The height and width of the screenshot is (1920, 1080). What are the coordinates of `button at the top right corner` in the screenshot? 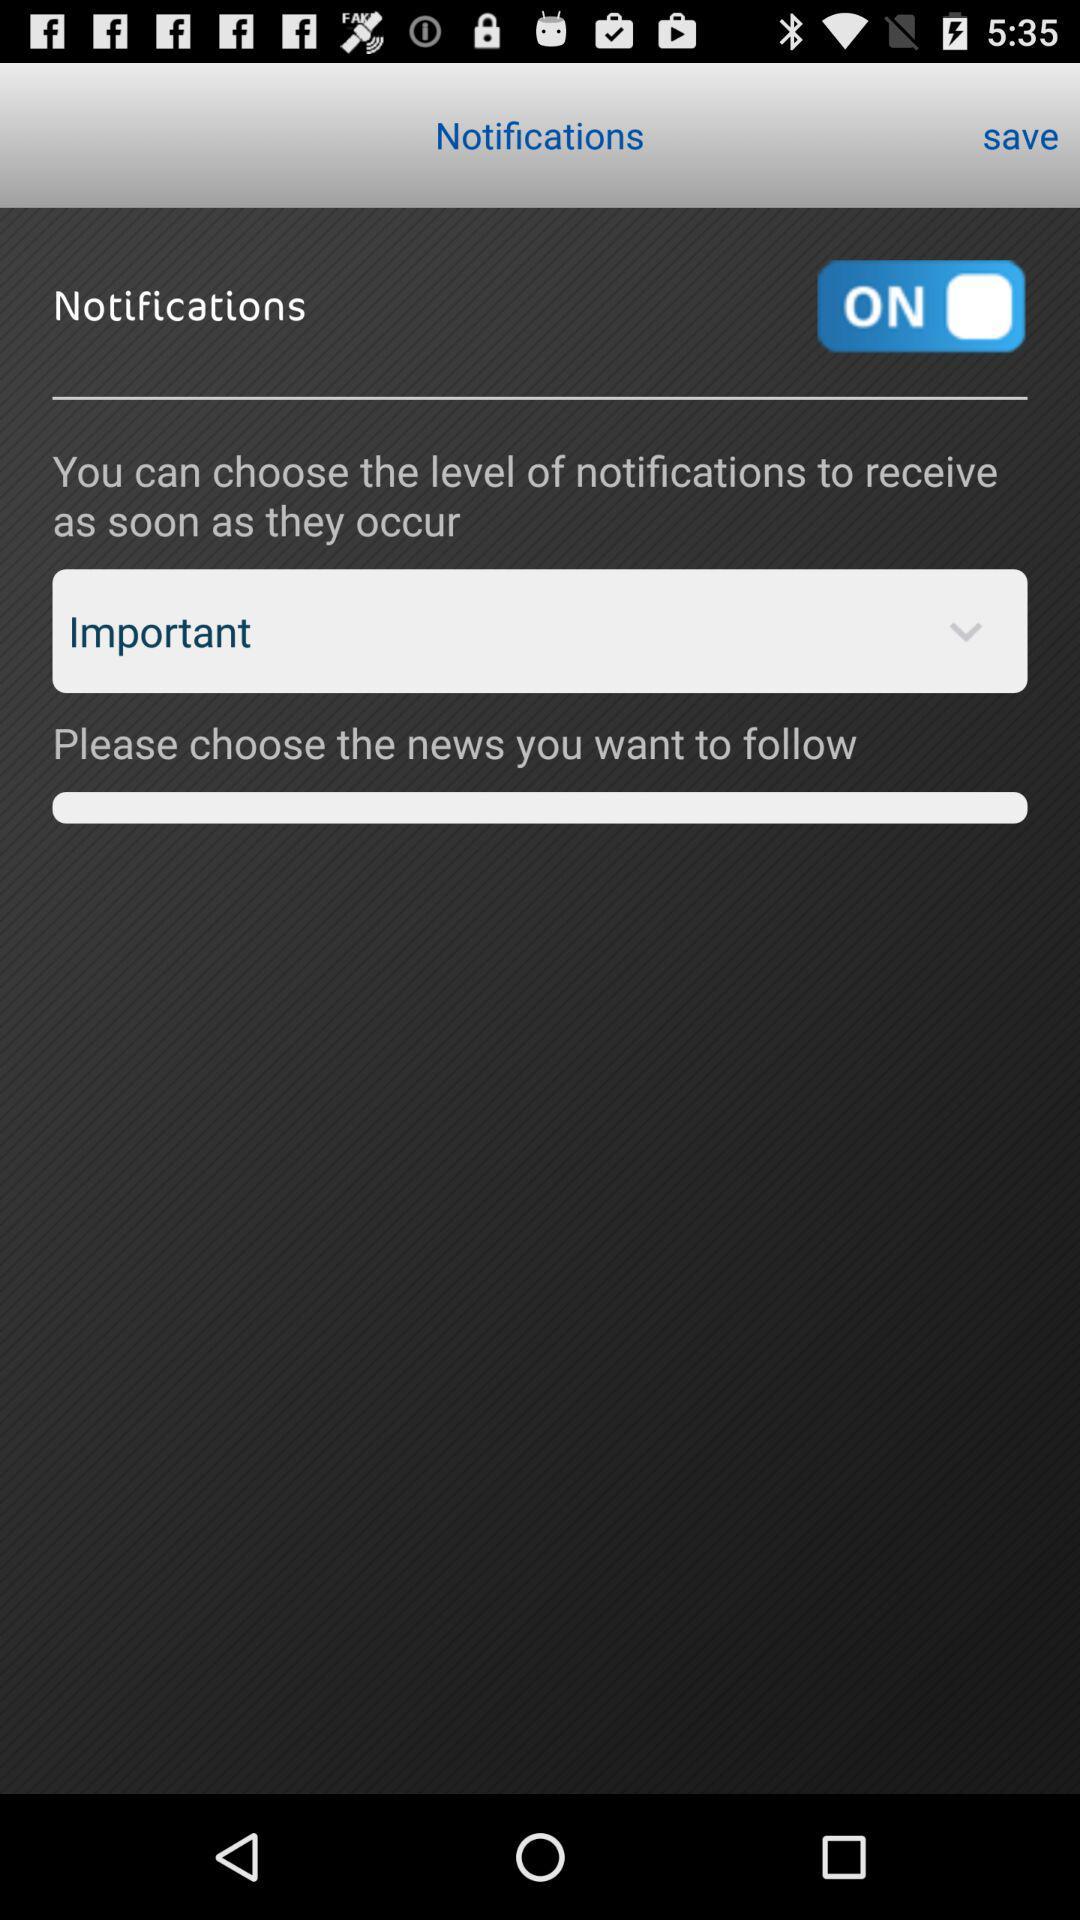 It's located at (1020, 133).